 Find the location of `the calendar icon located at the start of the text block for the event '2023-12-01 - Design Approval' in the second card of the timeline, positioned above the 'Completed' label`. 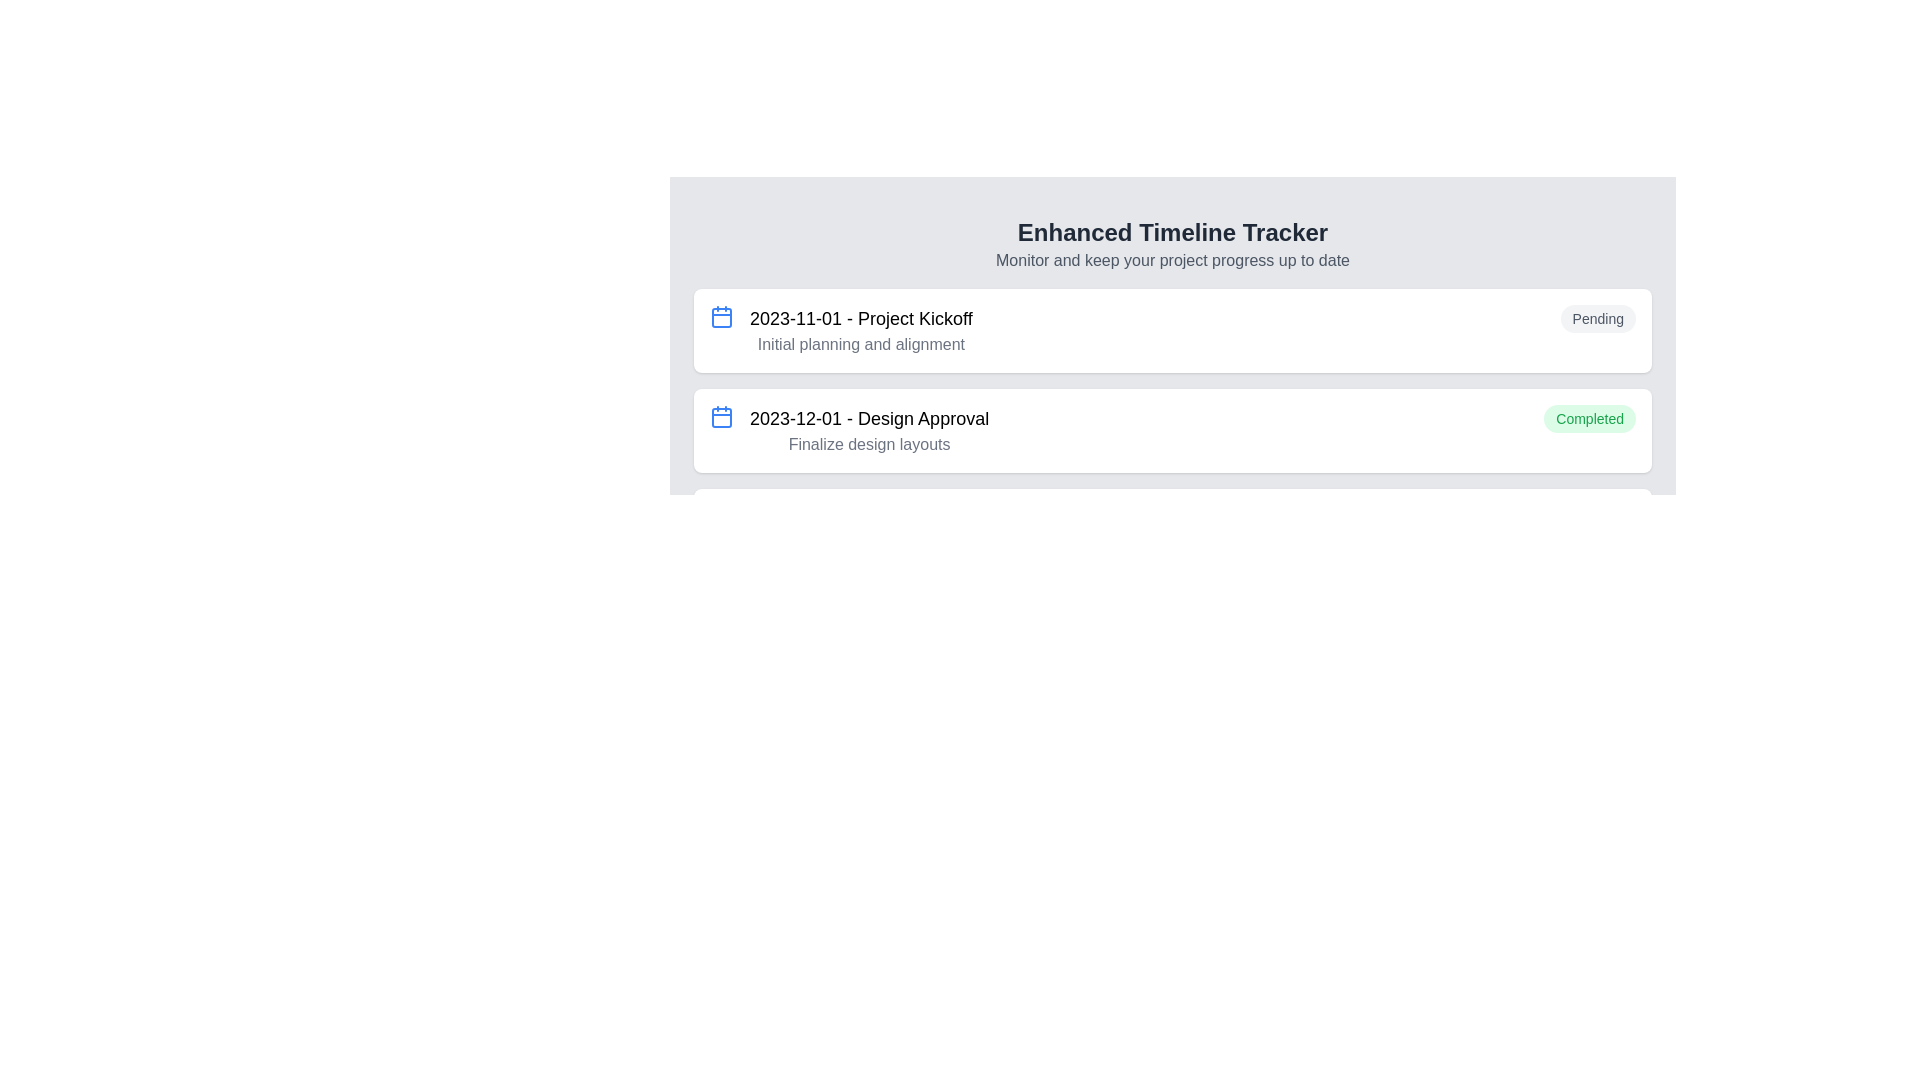

the calendar icon located at the start of the text block for the event '2023-12-01 - Design Approval' in the second card of the timeline, positioned above the 'Completed' label is located at coordinates (720, 415).